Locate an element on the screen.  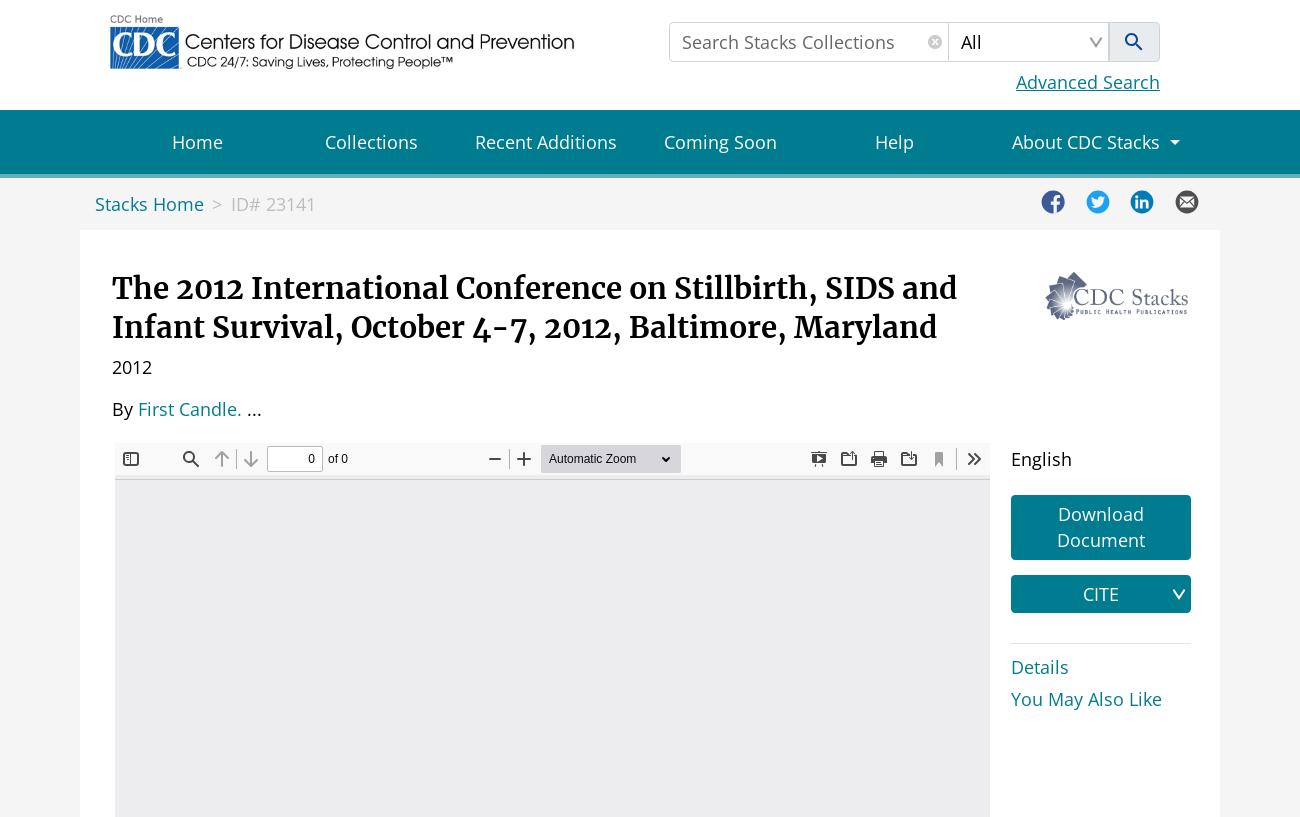
'You May Also Like' is located at coordinates (1085, 696).